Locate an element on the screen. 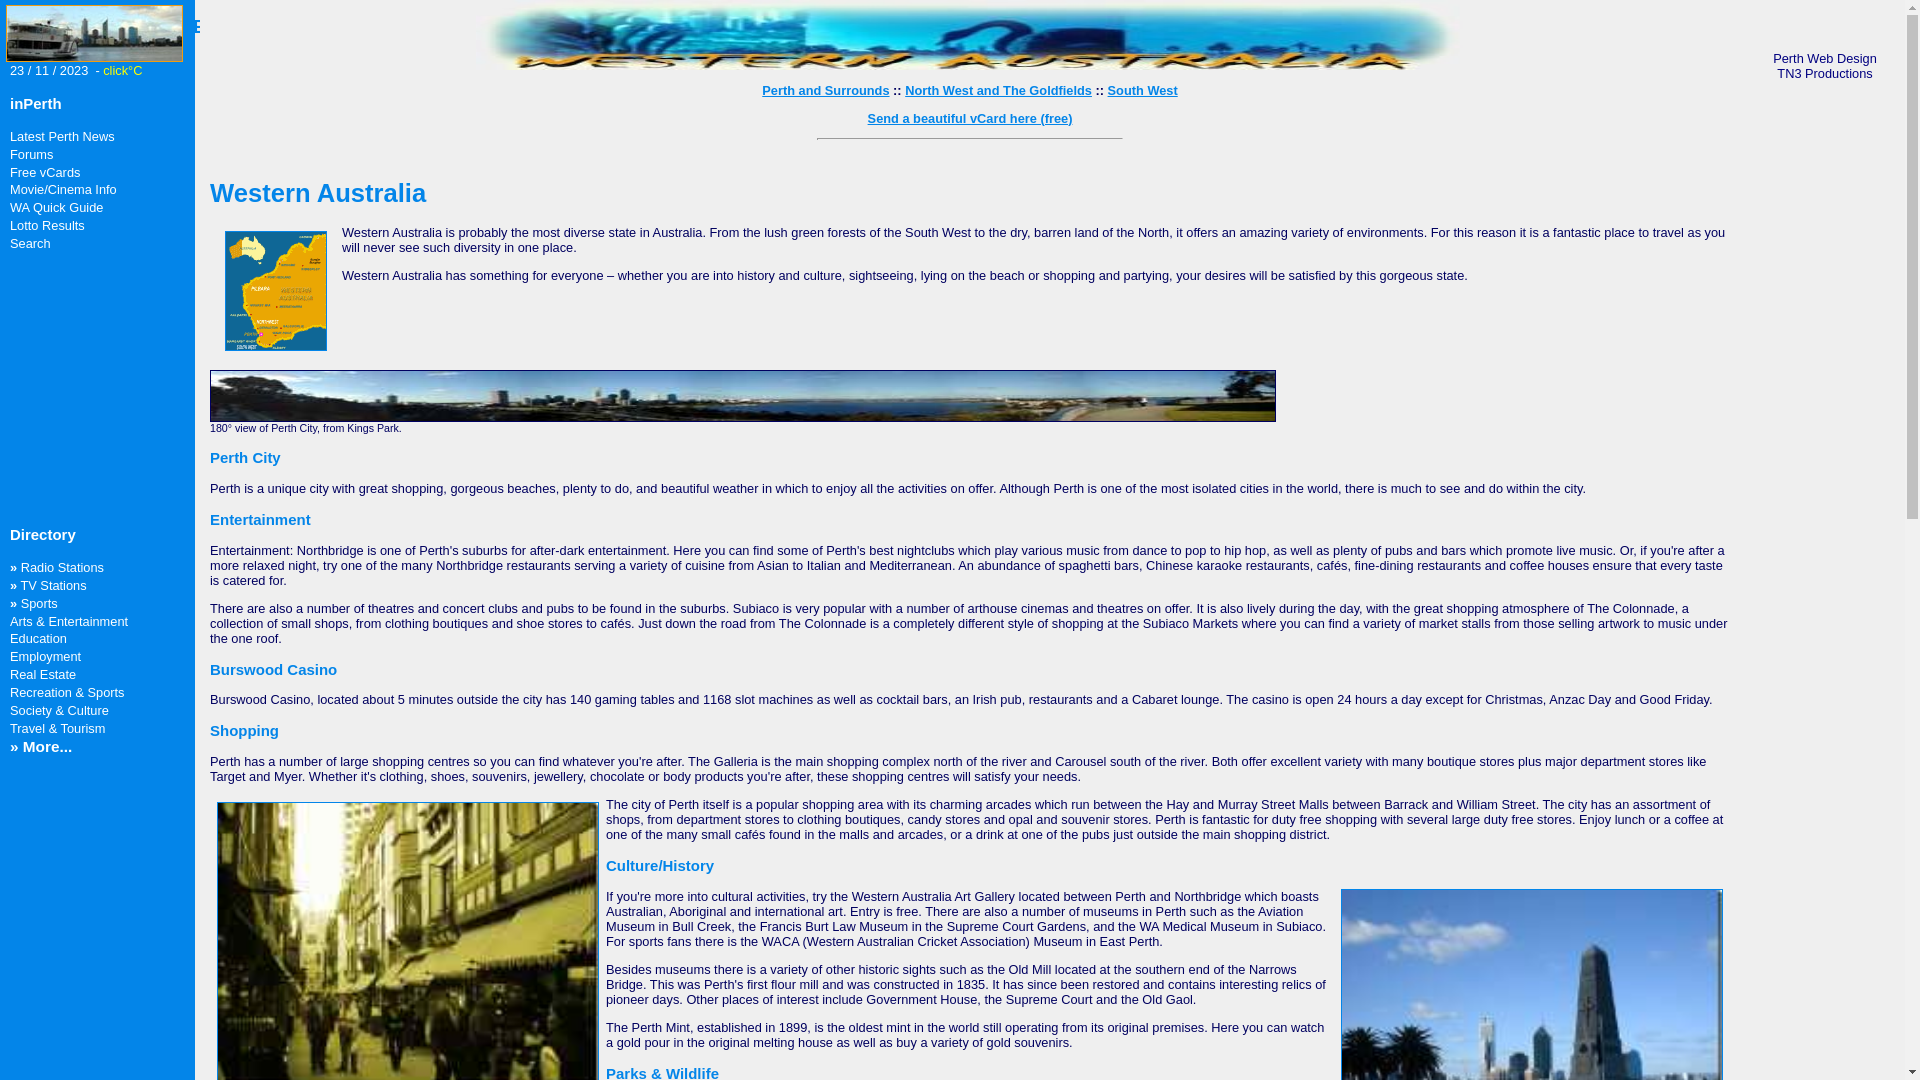 This screenshot has width=1920, height=1080. 'Perth Web Design is located at coordinates (1824, 64).